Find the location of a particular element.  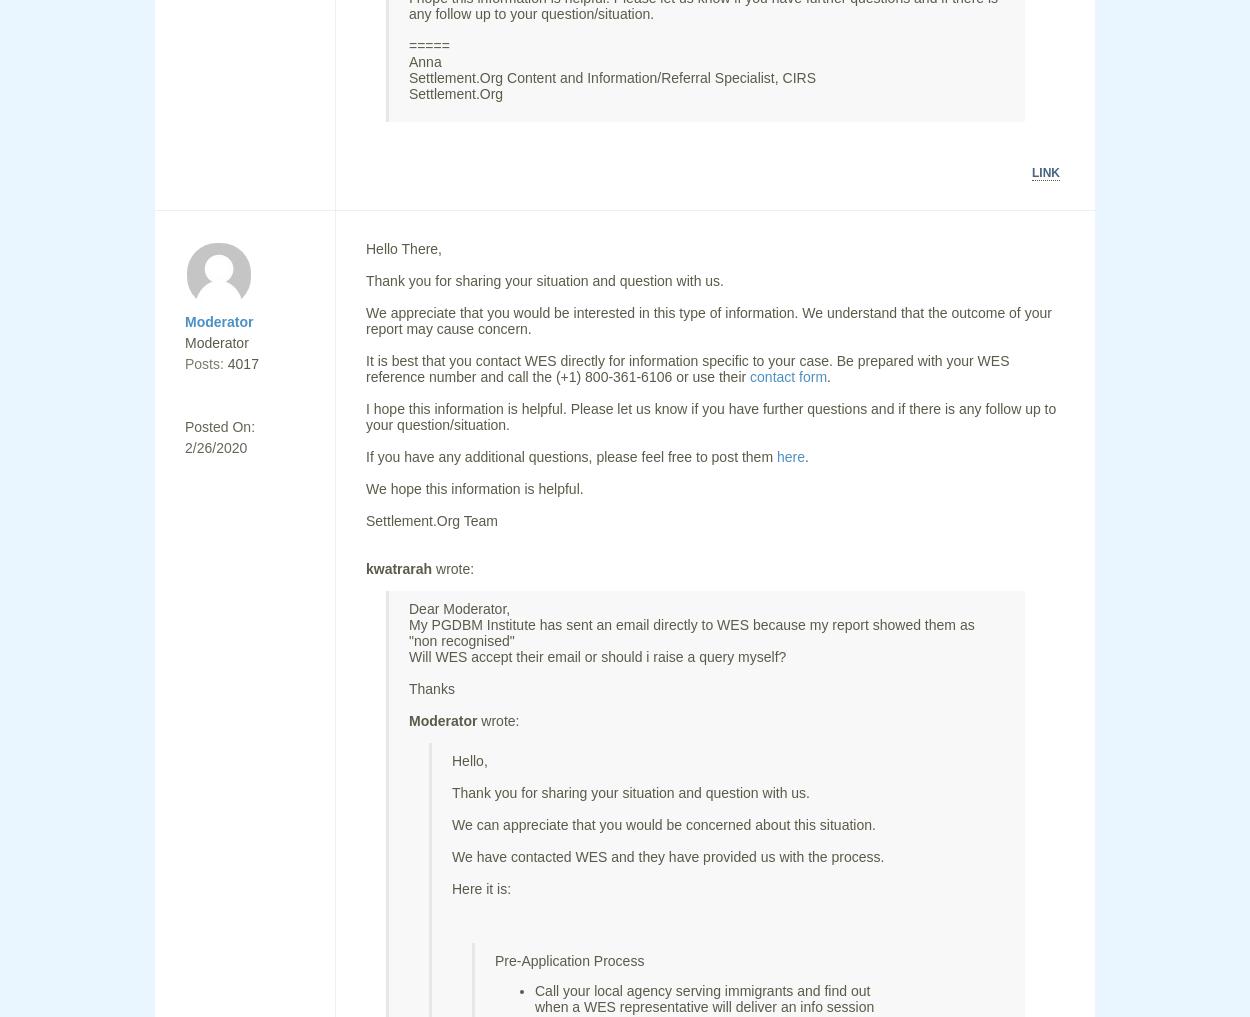

'If you have any additional questions, please feel free to post them' is located at coordinates (570, 456).